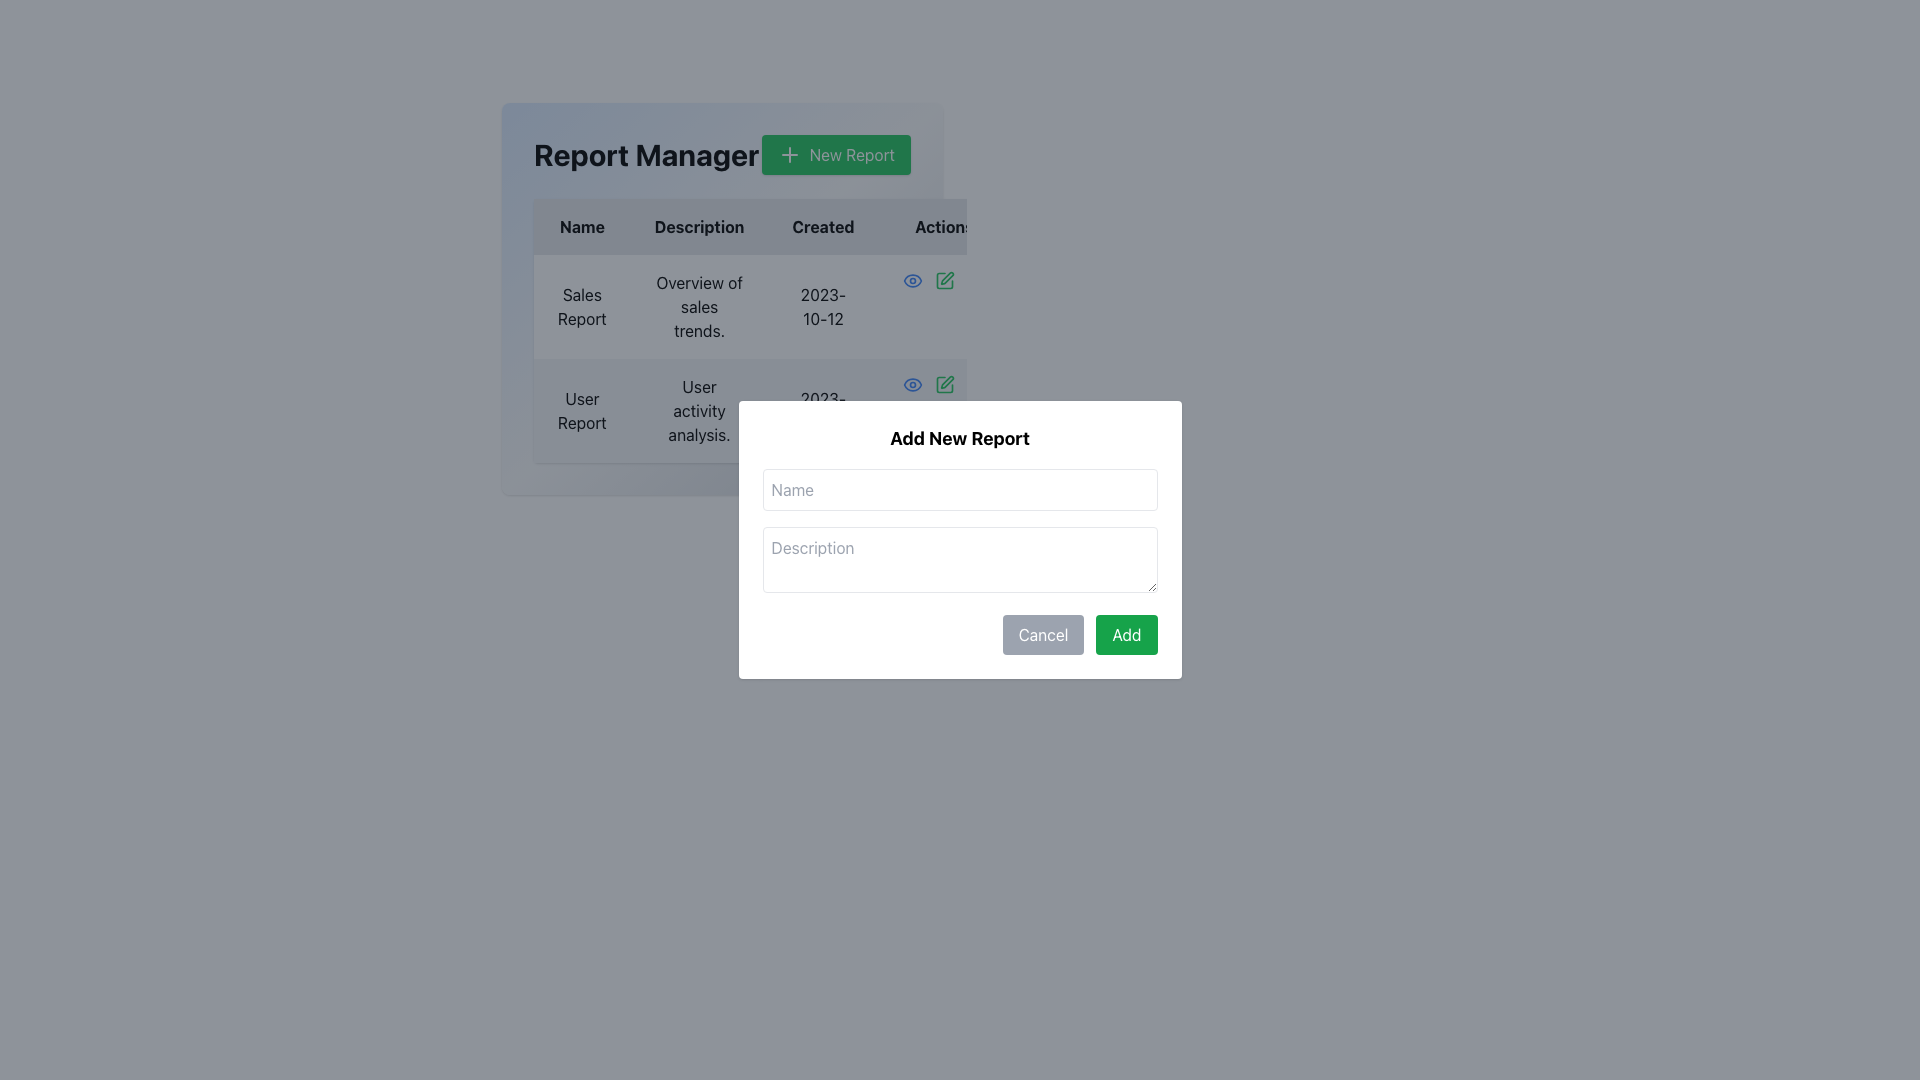 This screenshot has height=1080, width=1920. Describe the element at coordinates (976, 385) in the screenshot. I see `the third action button in the 'Action' column of the 'User Report' row` at that location.